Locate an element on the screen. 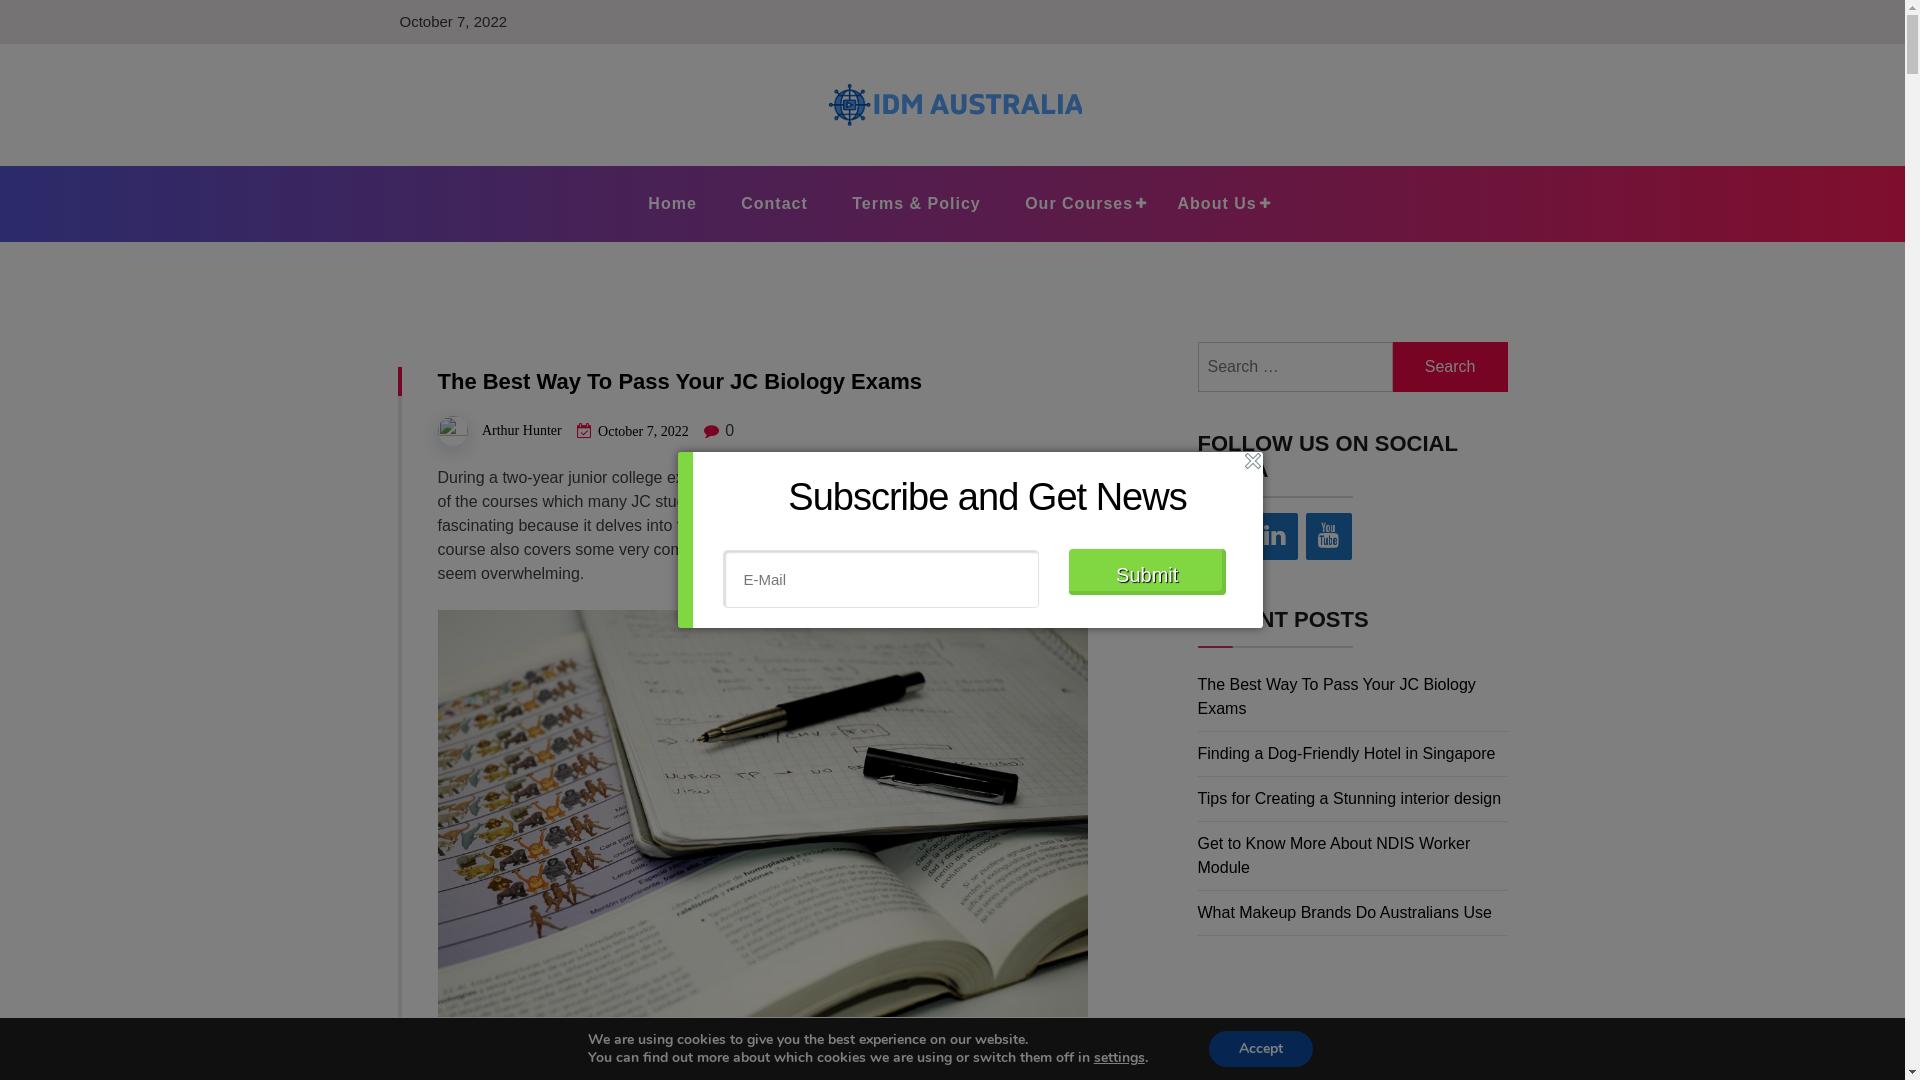  'Tips for Creating a Stunning interior design' is located at coordinates (1349, 797).